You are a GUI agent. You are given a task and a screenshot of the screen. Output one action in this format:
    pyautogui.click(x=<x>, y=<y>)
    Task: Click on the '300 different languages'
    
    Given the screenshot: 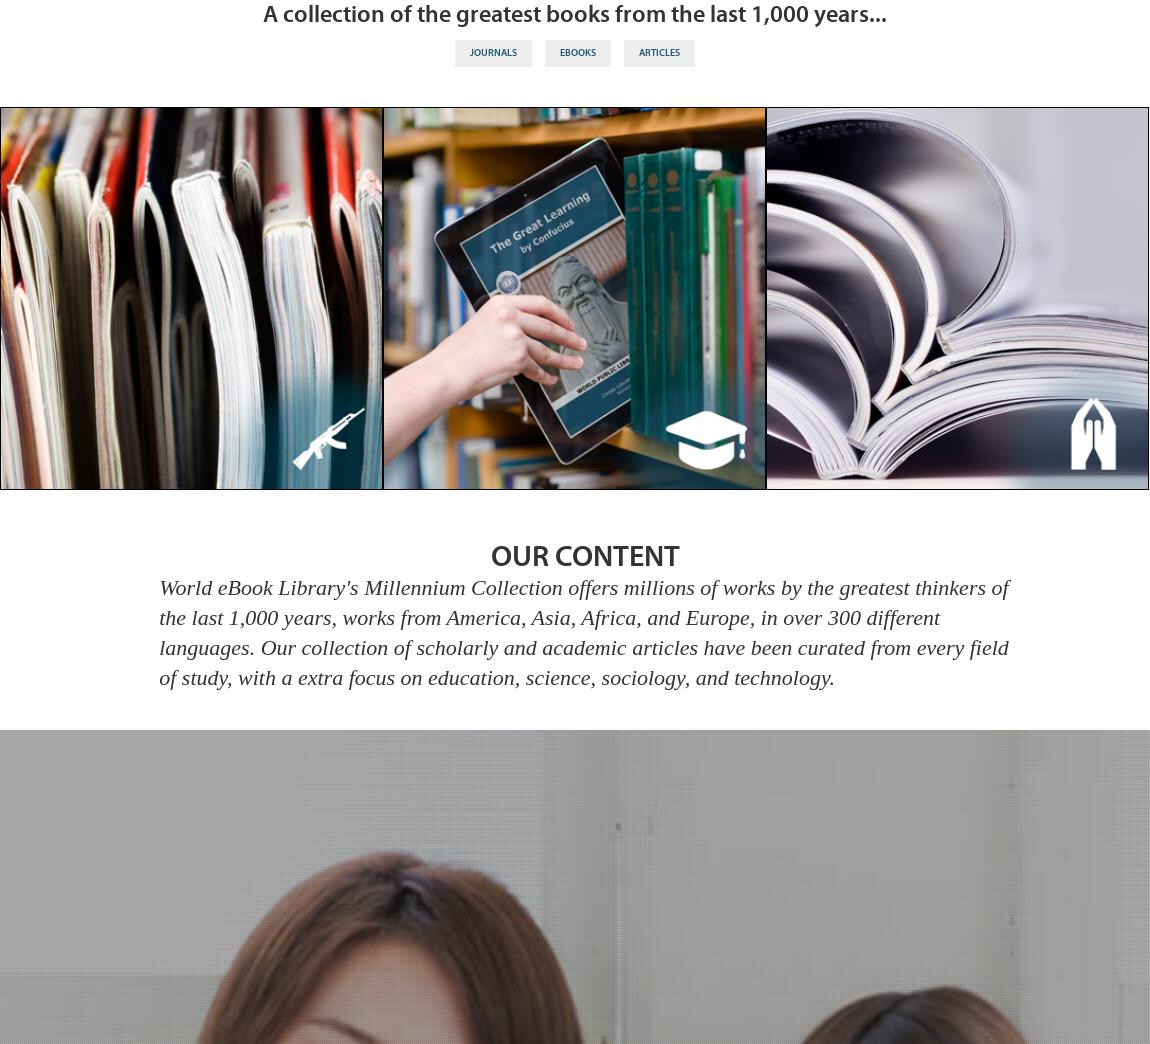 What is the action you would take?
    pyautogui.click(x=549, y=631)
    